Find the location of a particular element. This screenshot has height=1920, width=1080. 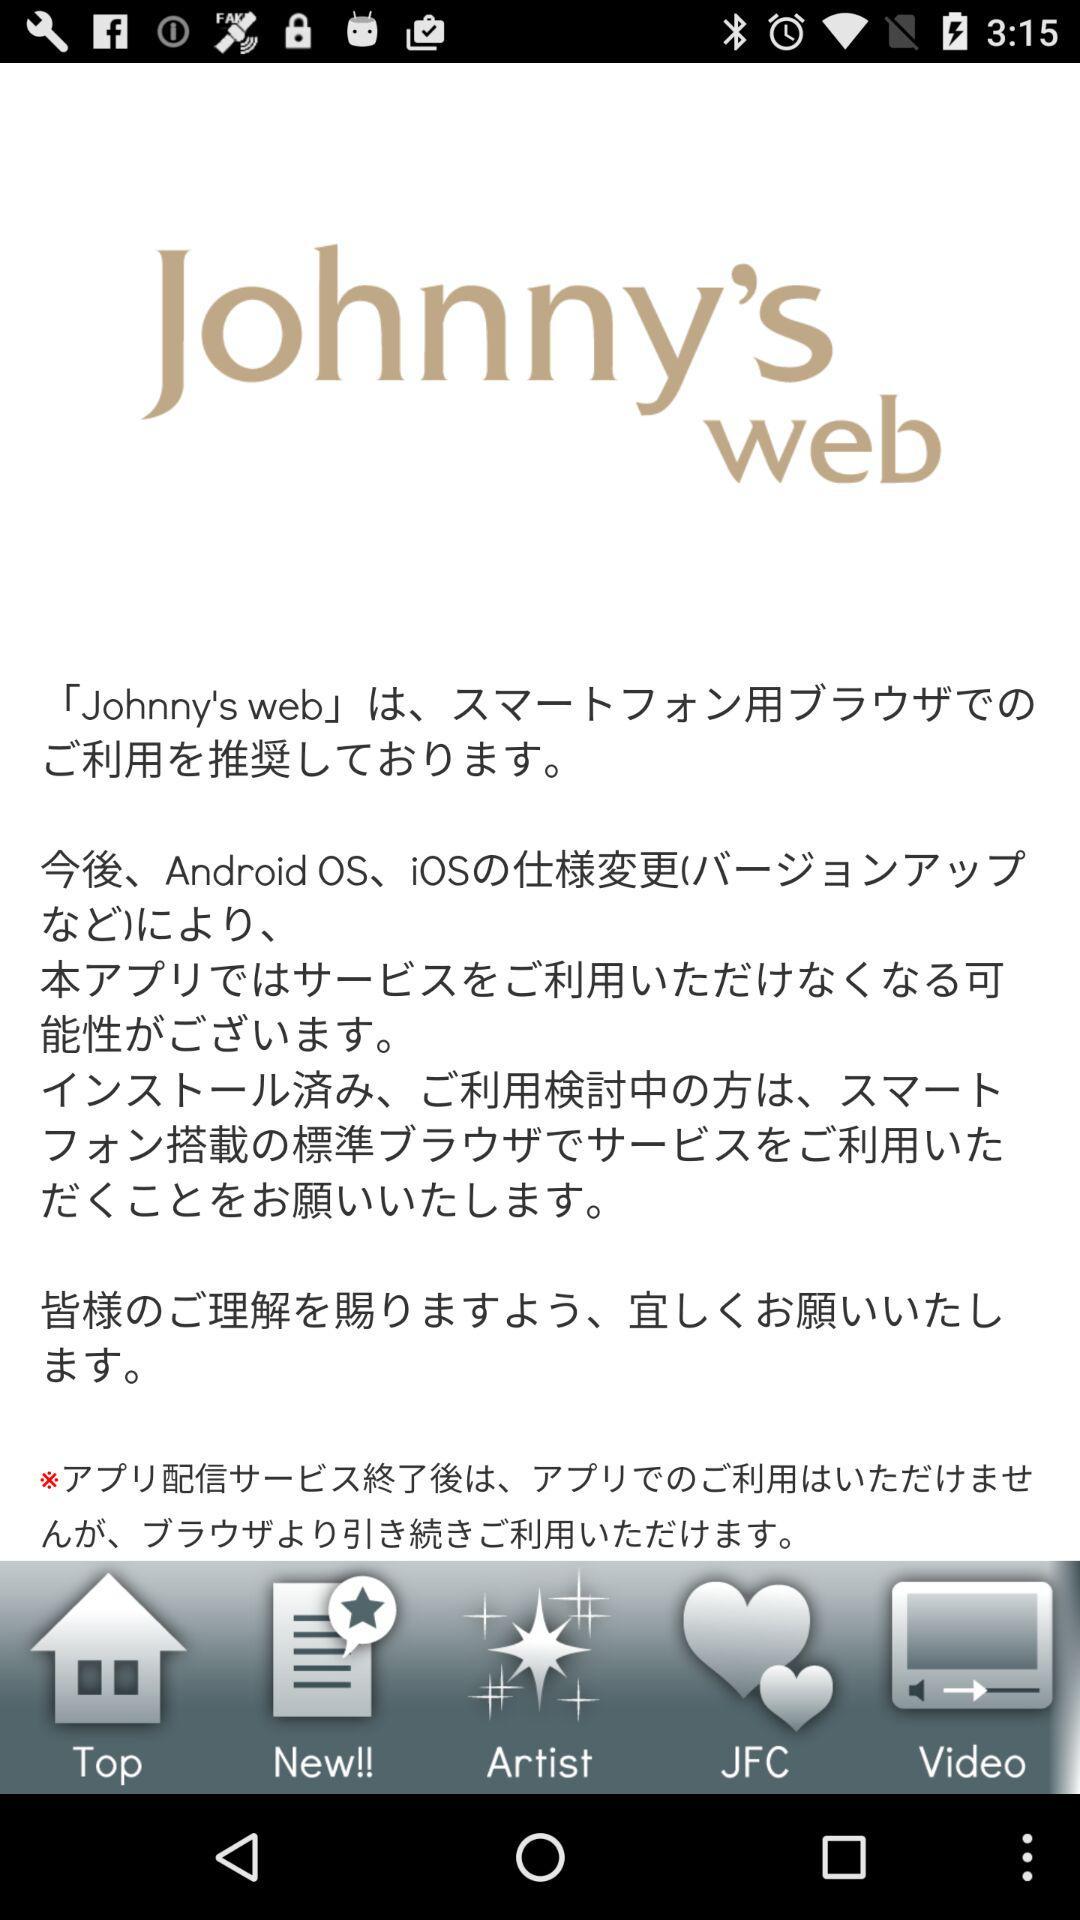

open artist page is located at coordinates (540, 1677).